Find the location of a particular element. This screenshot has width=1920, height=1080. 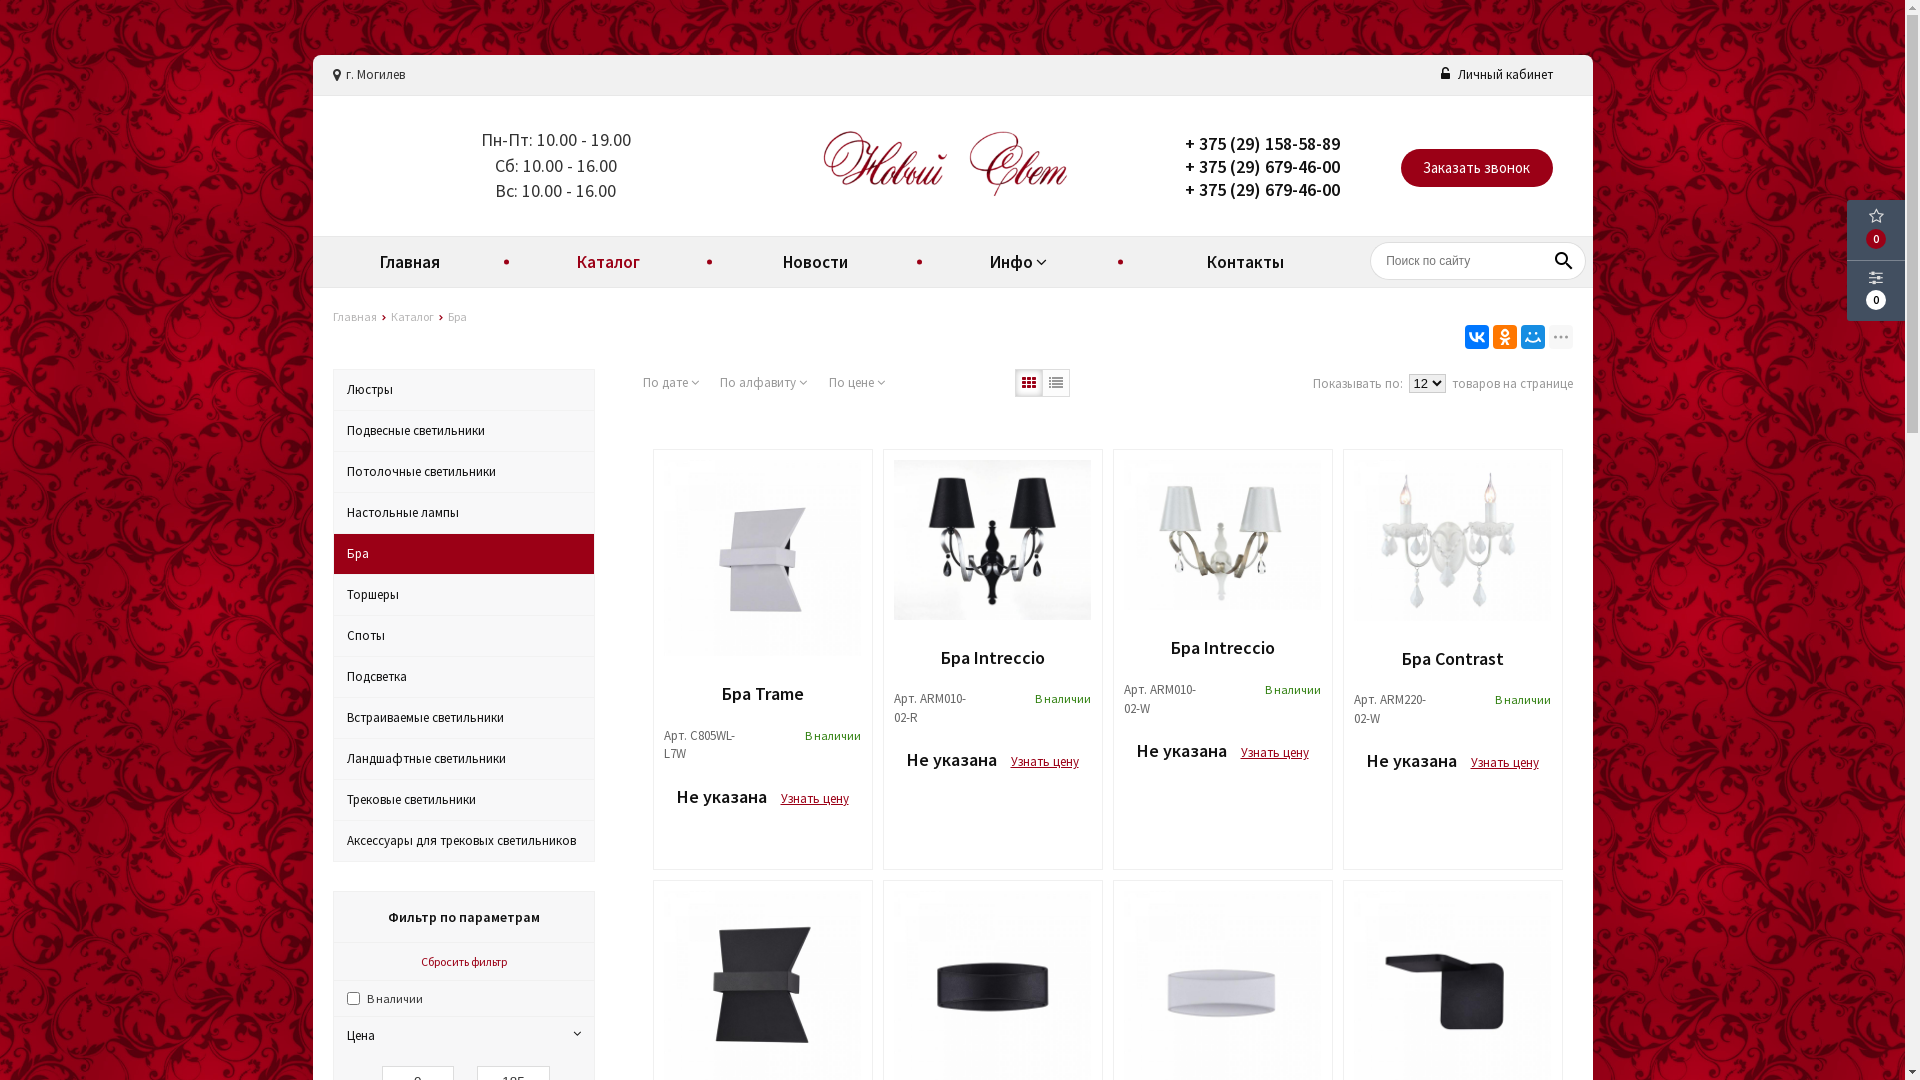

'+ 375 (29) 679-46-00' is located at coordinates (1261, 165).